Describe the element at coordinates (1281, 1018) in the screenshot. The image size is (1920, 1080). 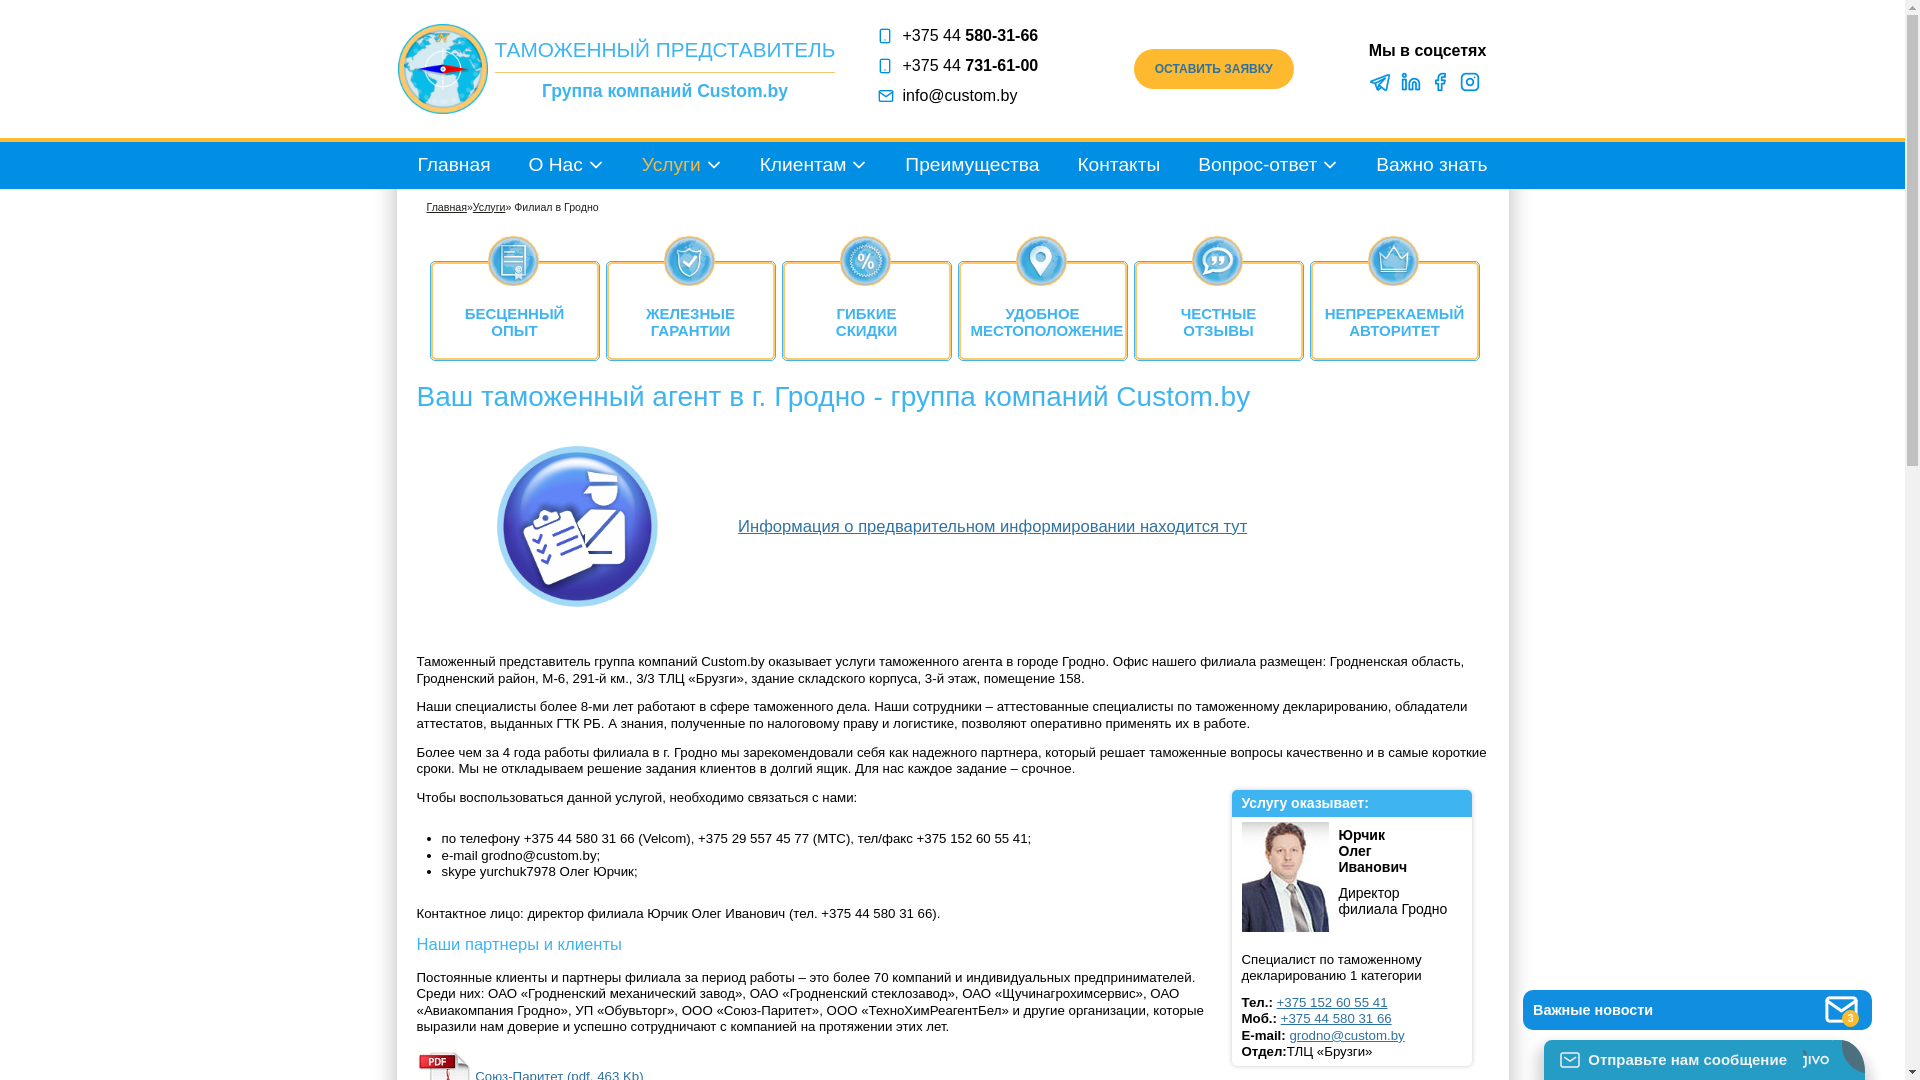
I see `'+375 44 580 31 66'` at that location.